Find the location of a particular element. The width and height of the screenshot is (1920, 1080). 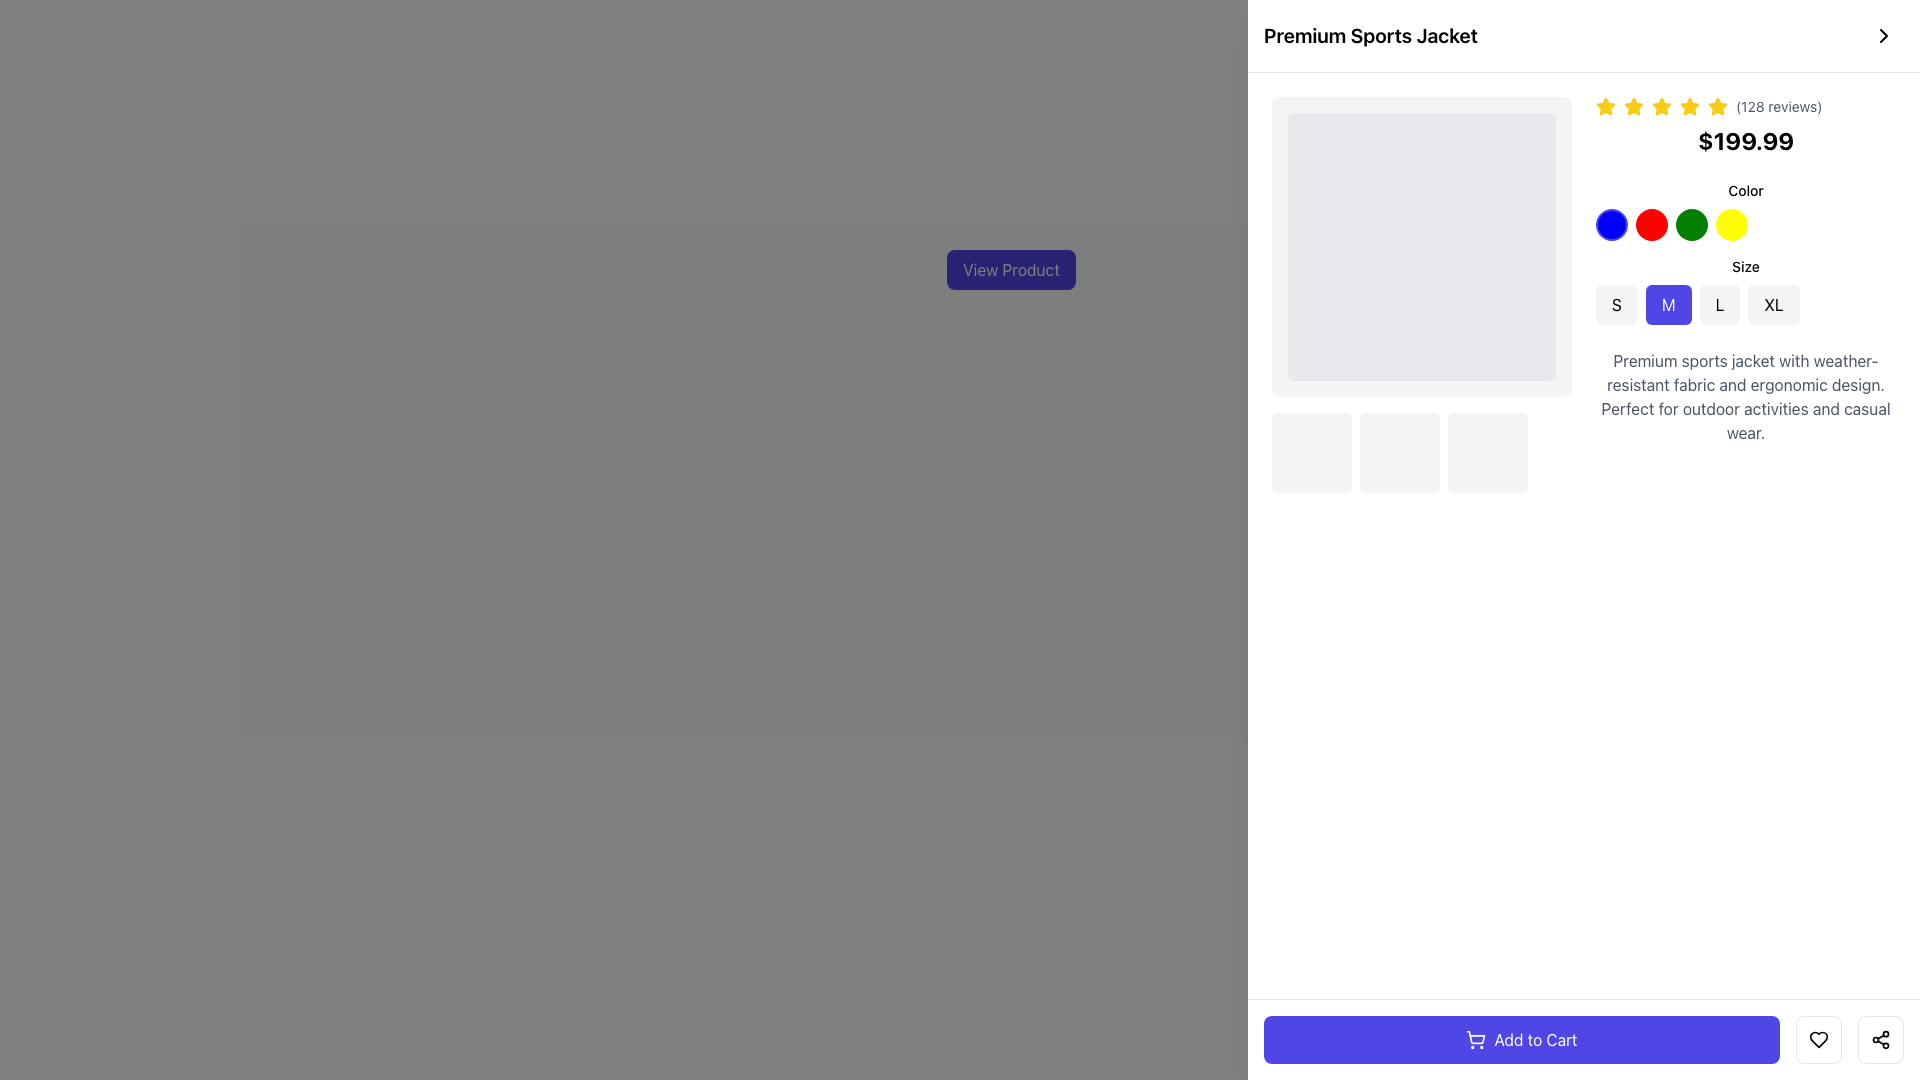

the yellow circular button, which is the fourth in a horizontal group of color option buttons, to possibly reveal a context menu is located at coordinates (1731, 224).